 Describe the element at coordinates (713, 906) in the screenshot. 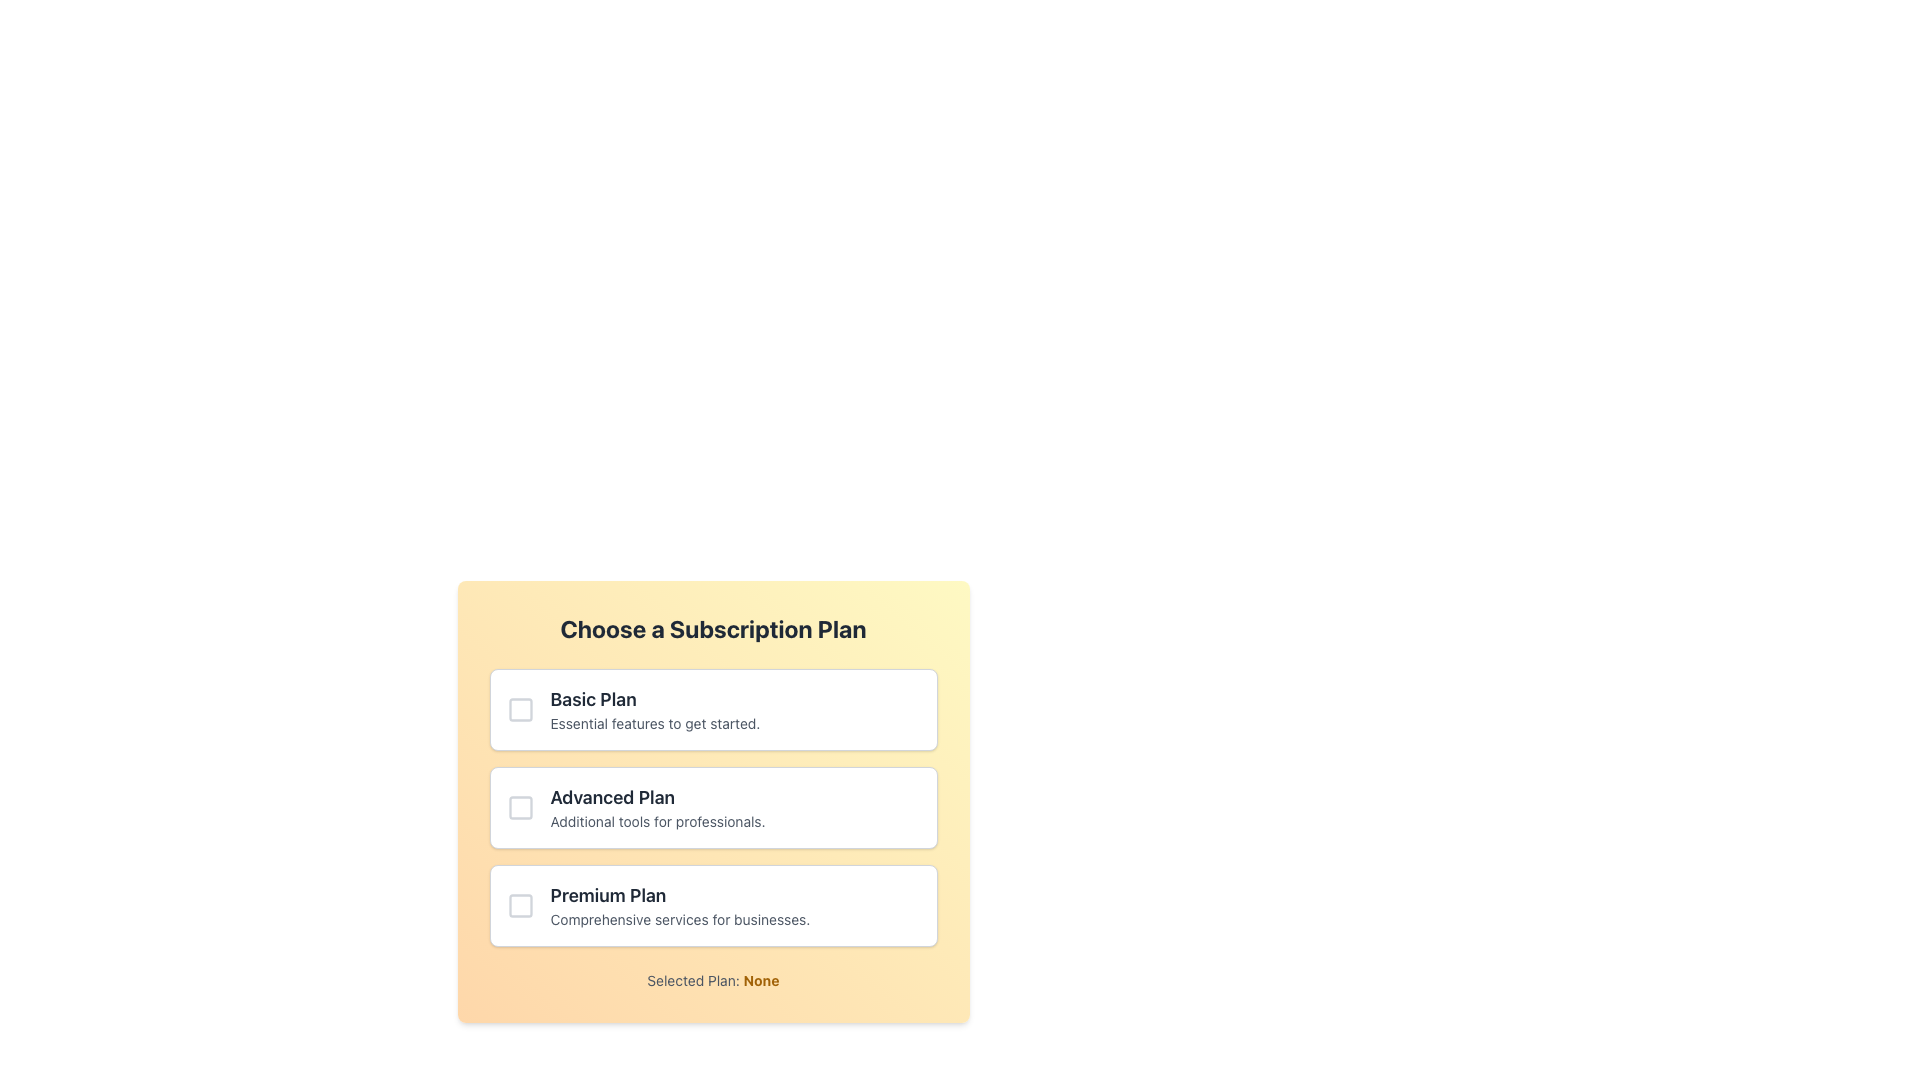

I see `the checkbox for the 'Premium Plan' subscription option` at that location.